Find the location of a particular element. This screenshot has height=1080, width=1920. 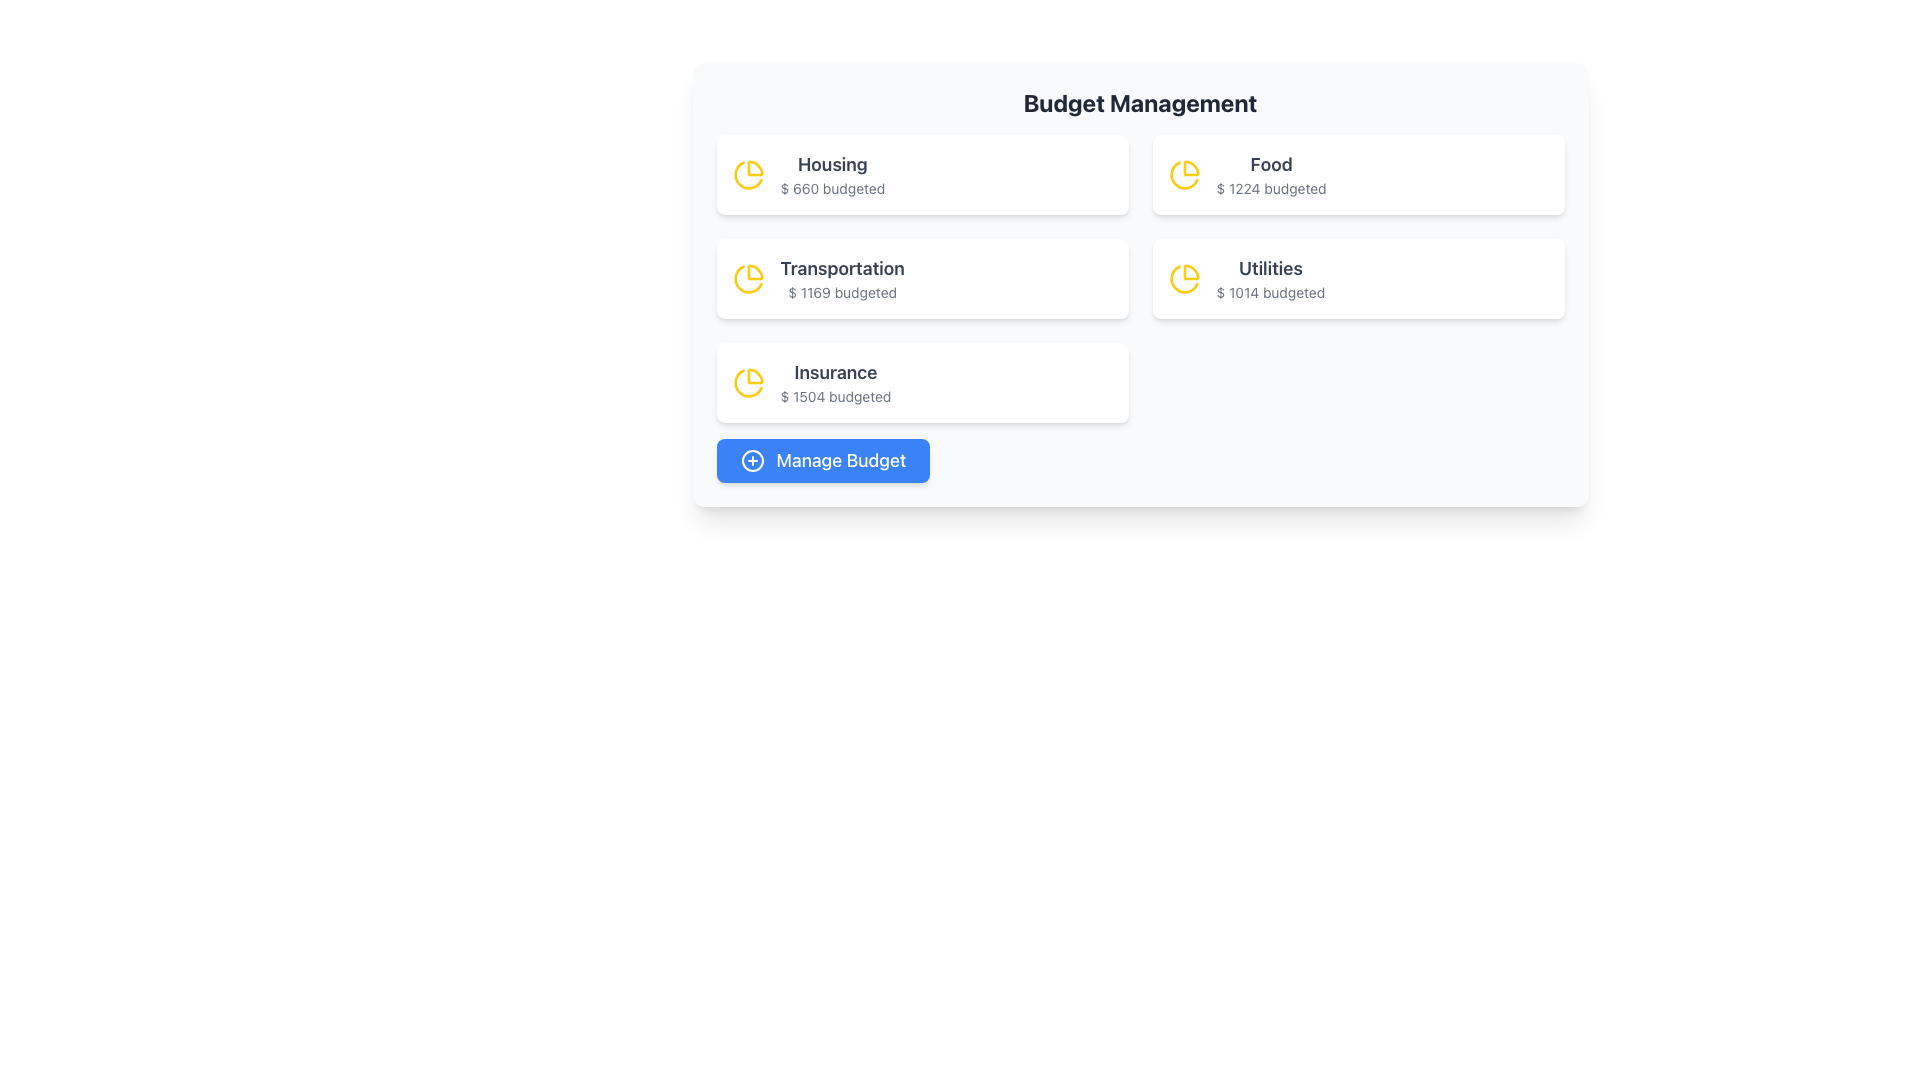

the 'Manage Budget' text label within the blue button is located at coordinates (841, 461).